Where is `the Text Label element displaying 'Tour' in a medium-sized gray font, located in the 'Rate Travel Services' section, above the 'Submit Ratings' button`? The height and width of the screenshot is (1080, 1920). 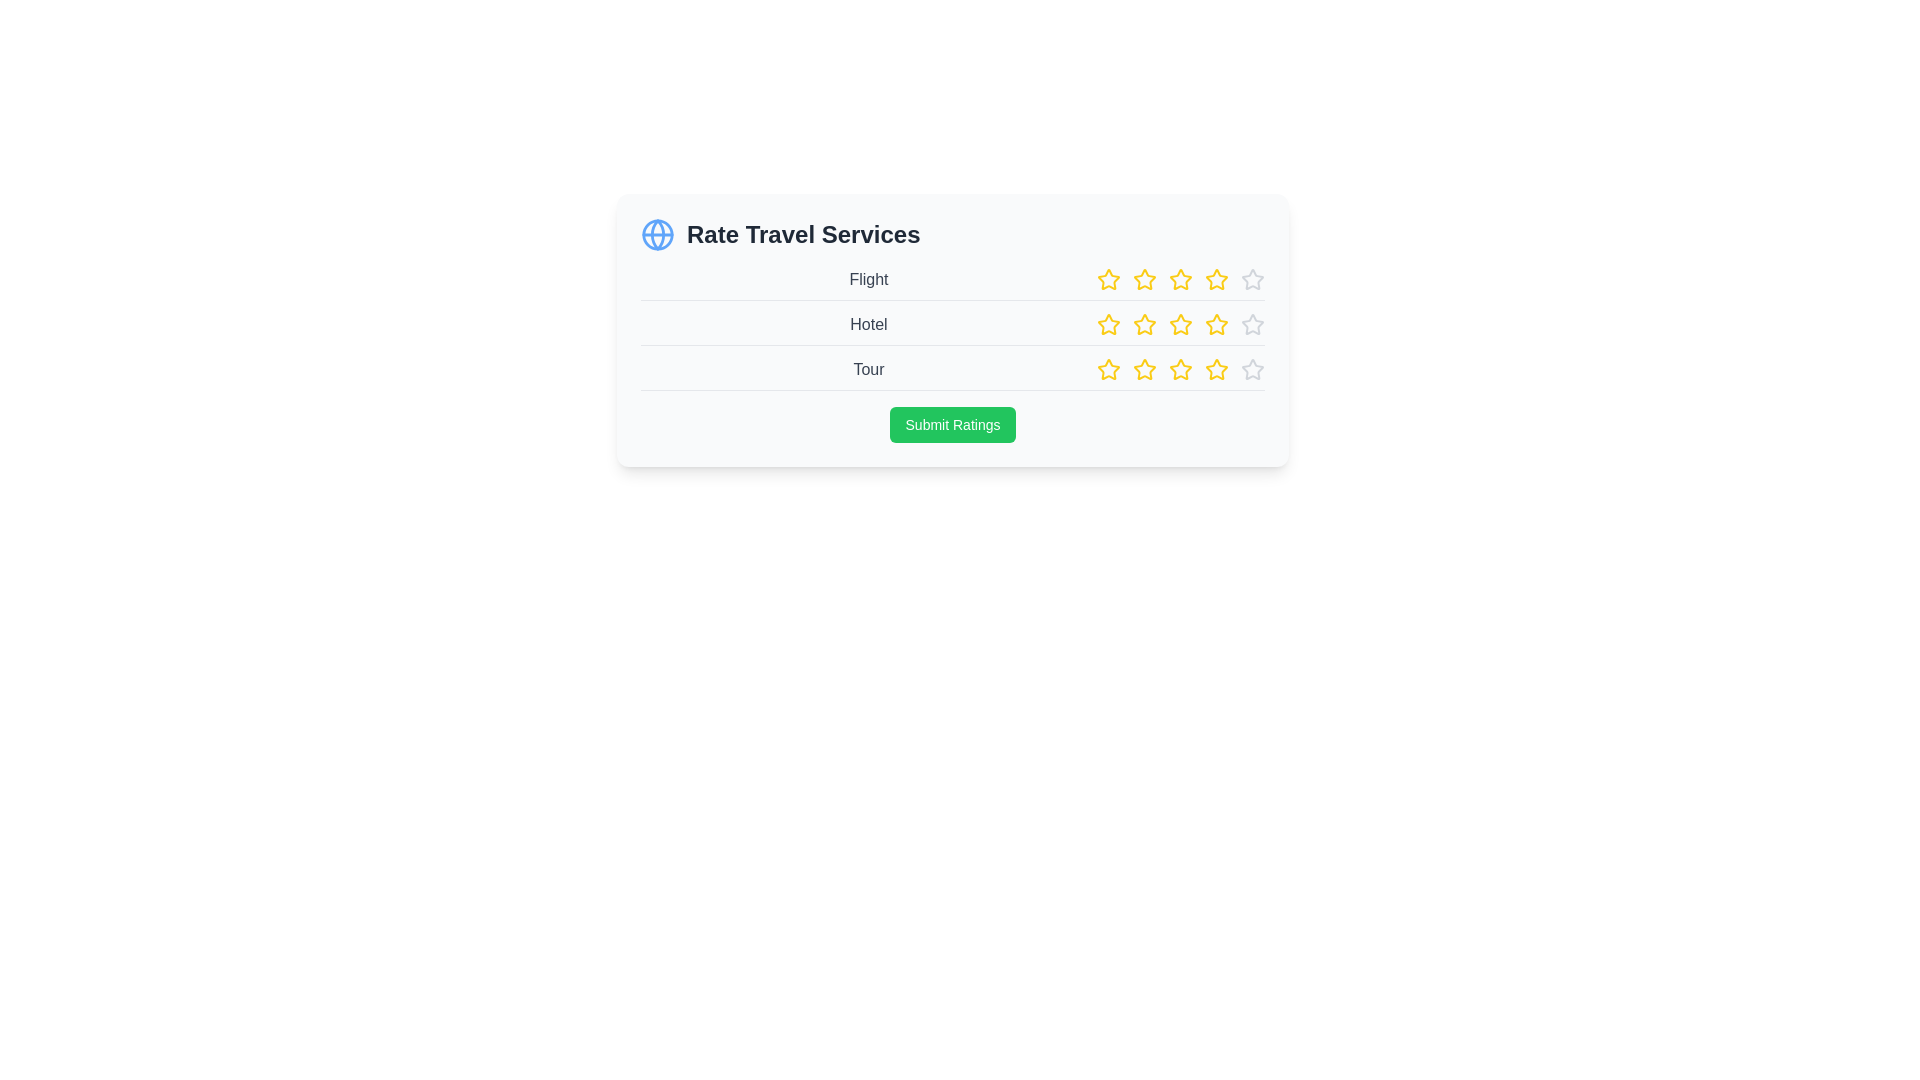 the Text Label element displaying 'Tour' in a medium-sized gray font, located in the 'Rate Travel Services' section, above the 'Submit Ratings' button is located at coordinates (868, 370).